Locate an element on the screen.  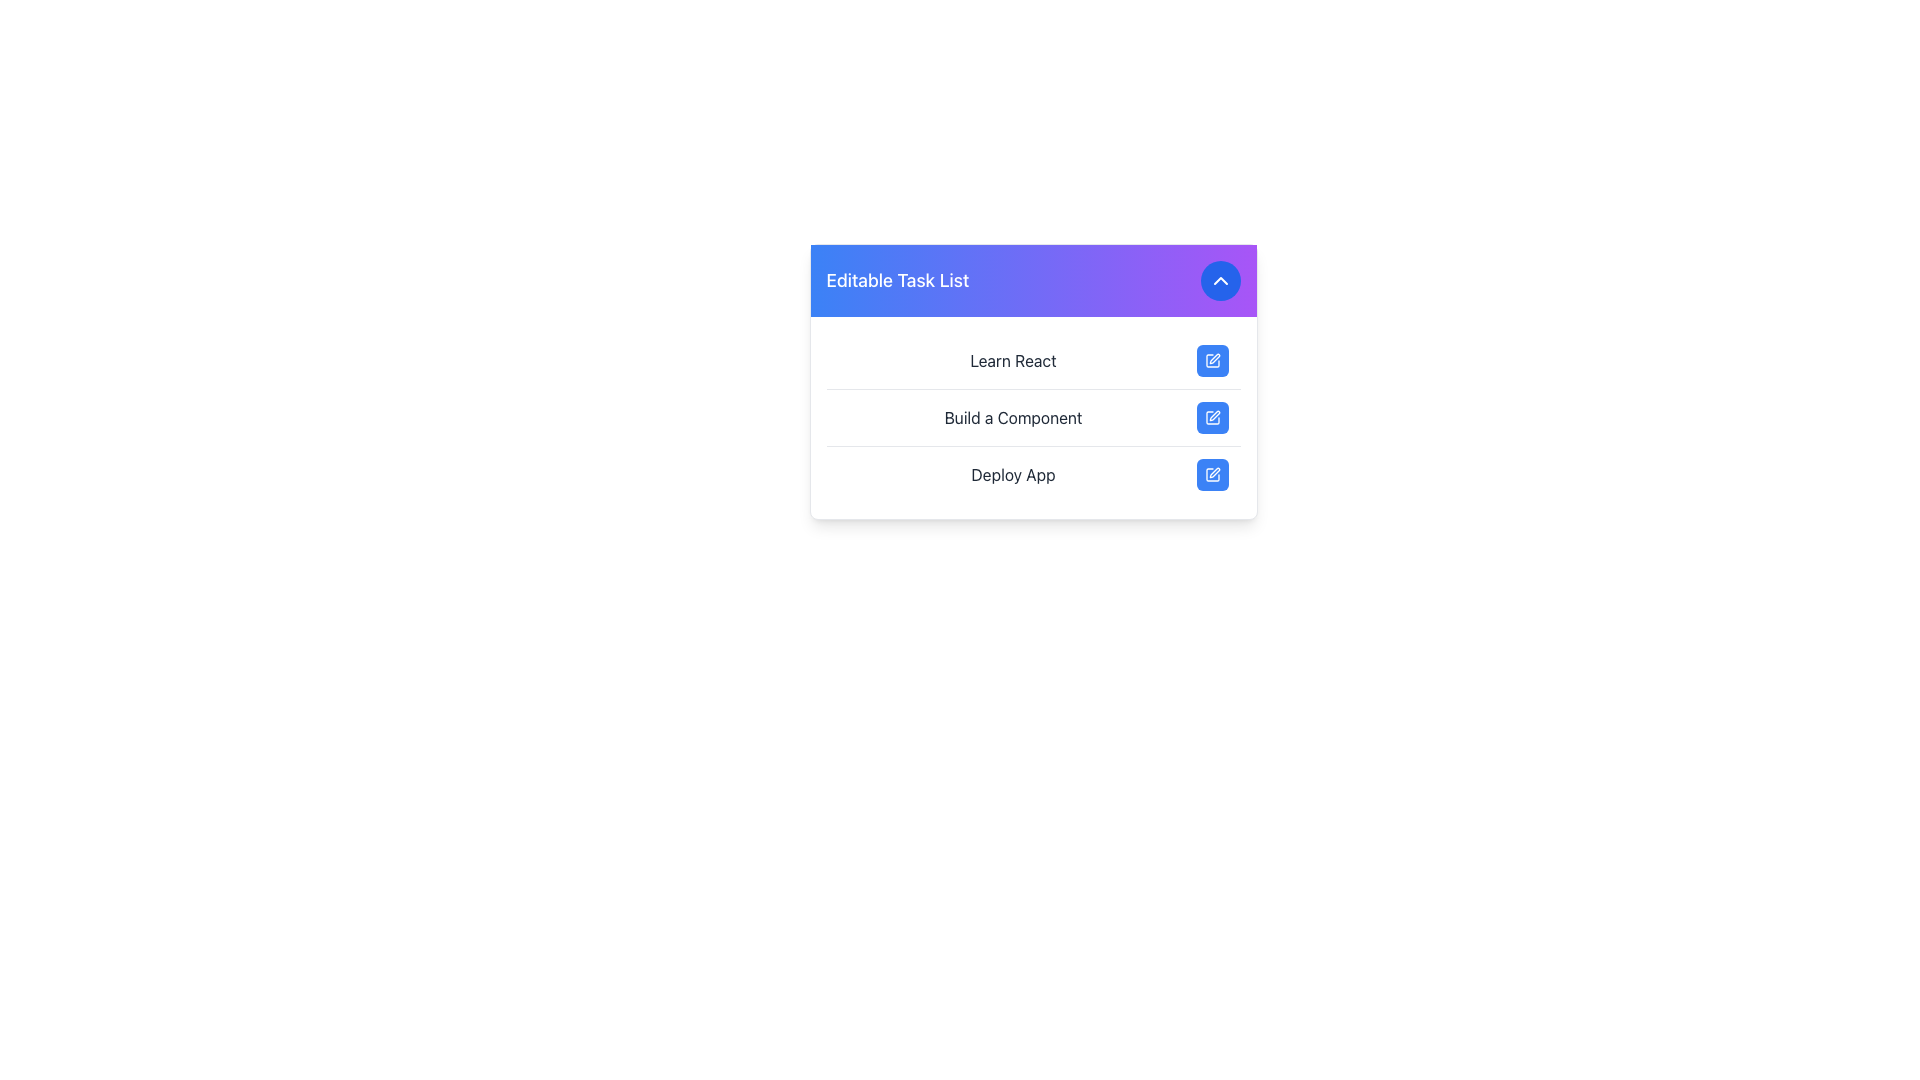
the small blue square-shaped icon with a pen graphic at its center, located adjacent to the text 'Learn React', to initiate editing the corresponding task is located at coordinates (1211, 361).